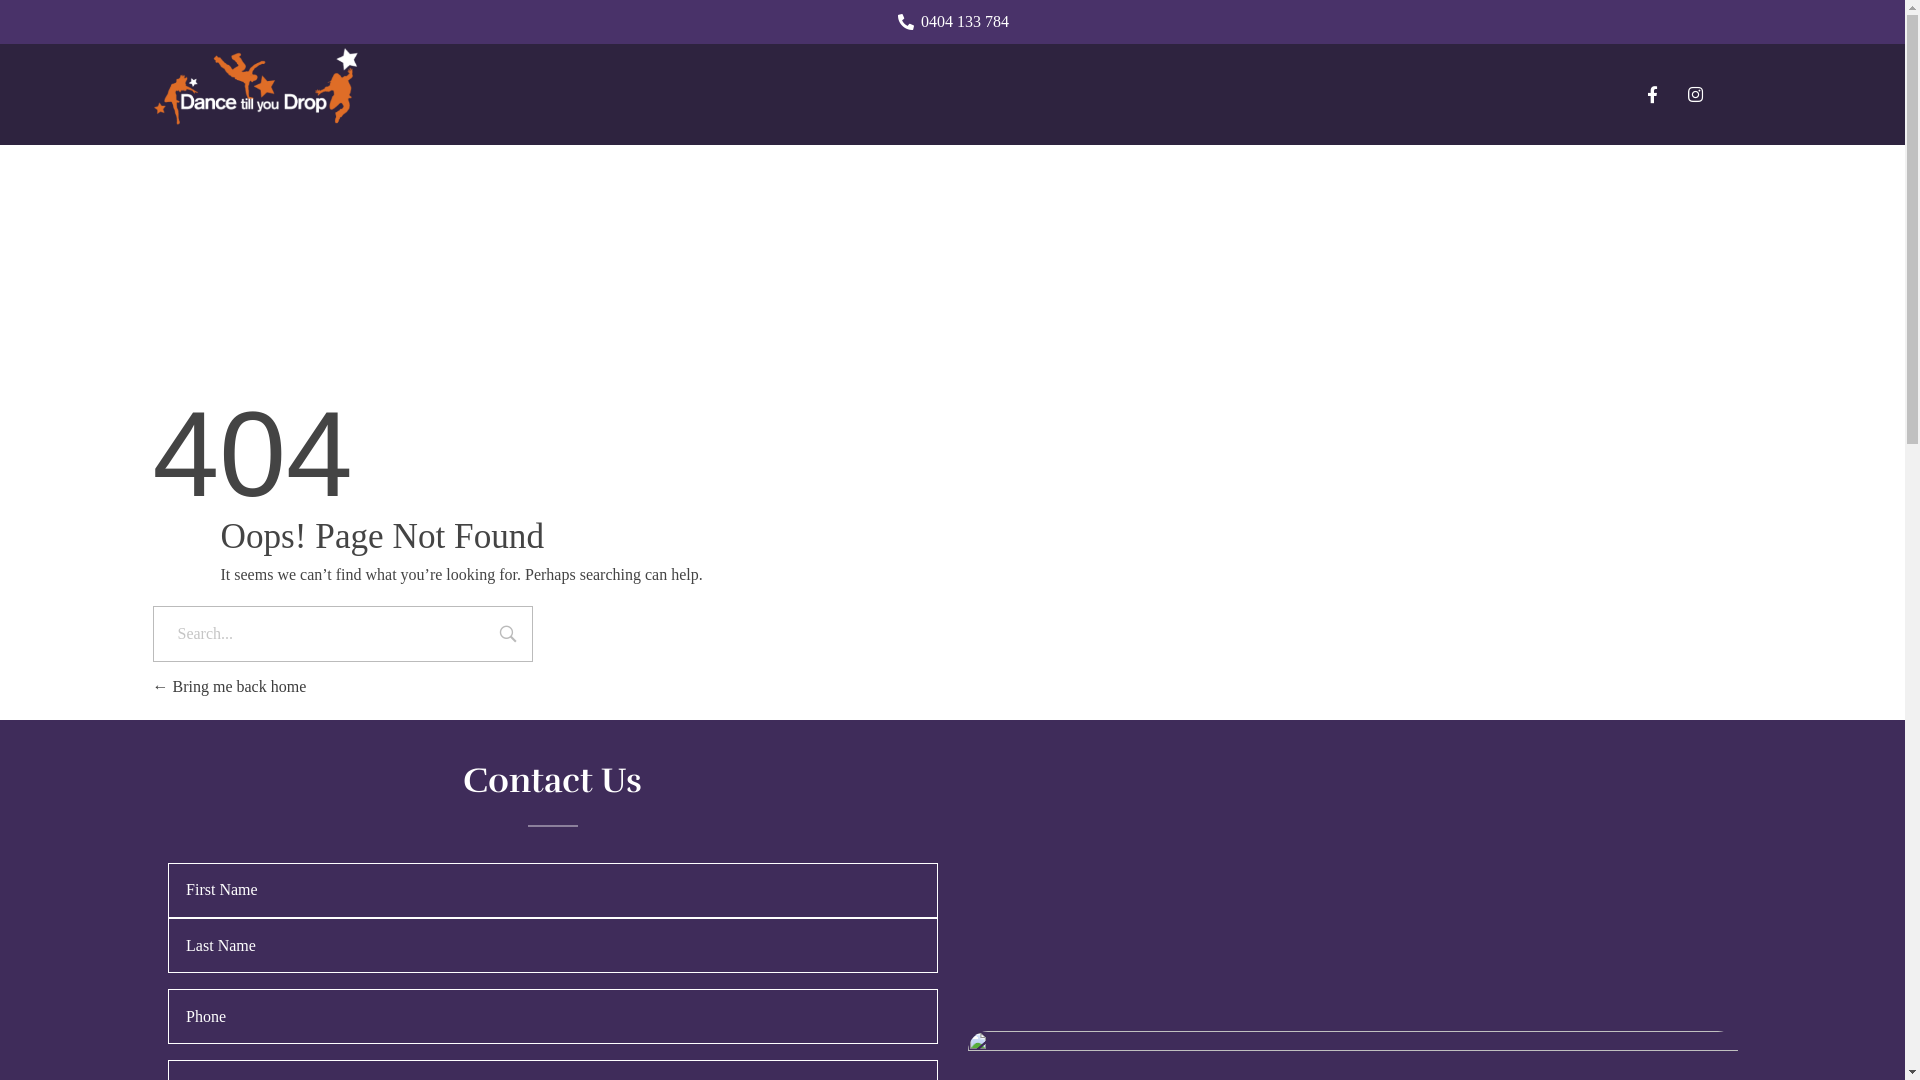  Describe the element at coordinates (151, 685) in the screenshot. I see `'Bring me back home'` at that location.